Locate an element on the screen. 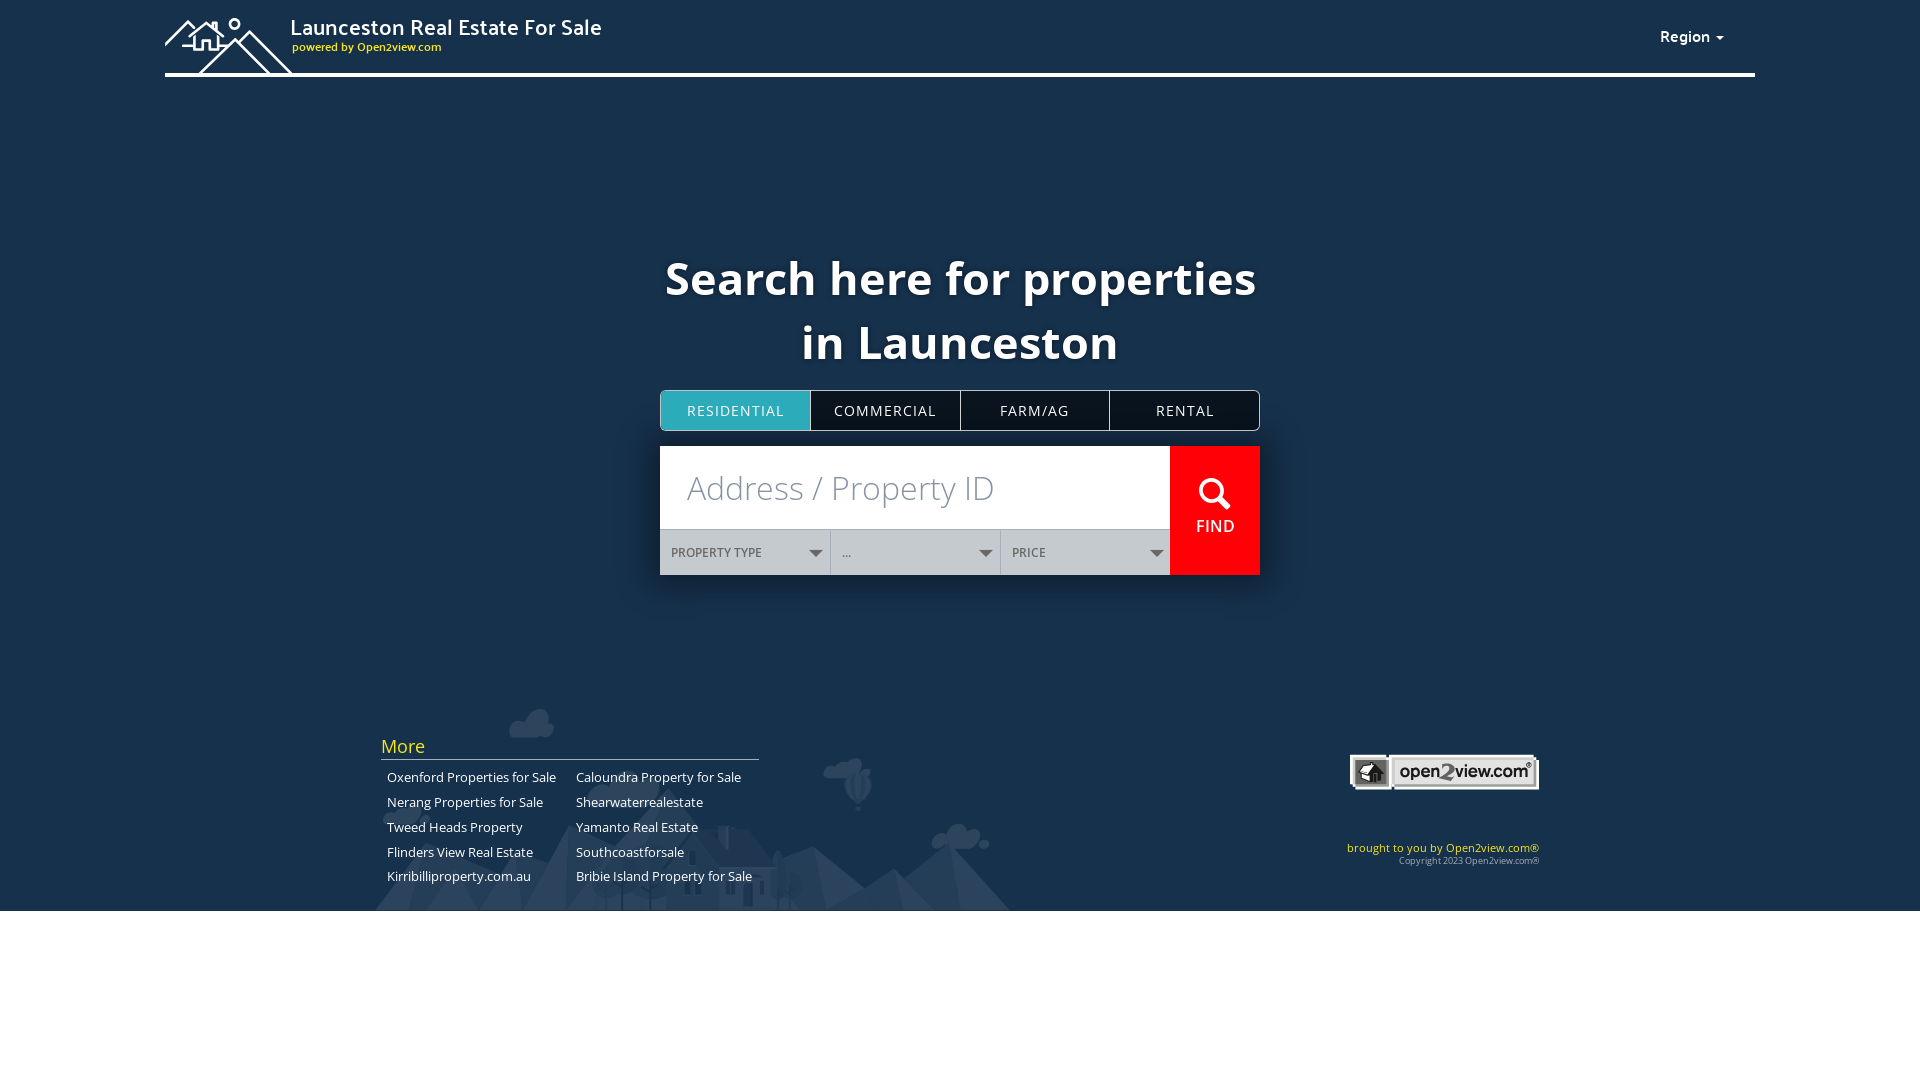 The height and width of the screenshot is (1080, 1920). 'Tweed Heads Property' is located at coordinates (454, 826).